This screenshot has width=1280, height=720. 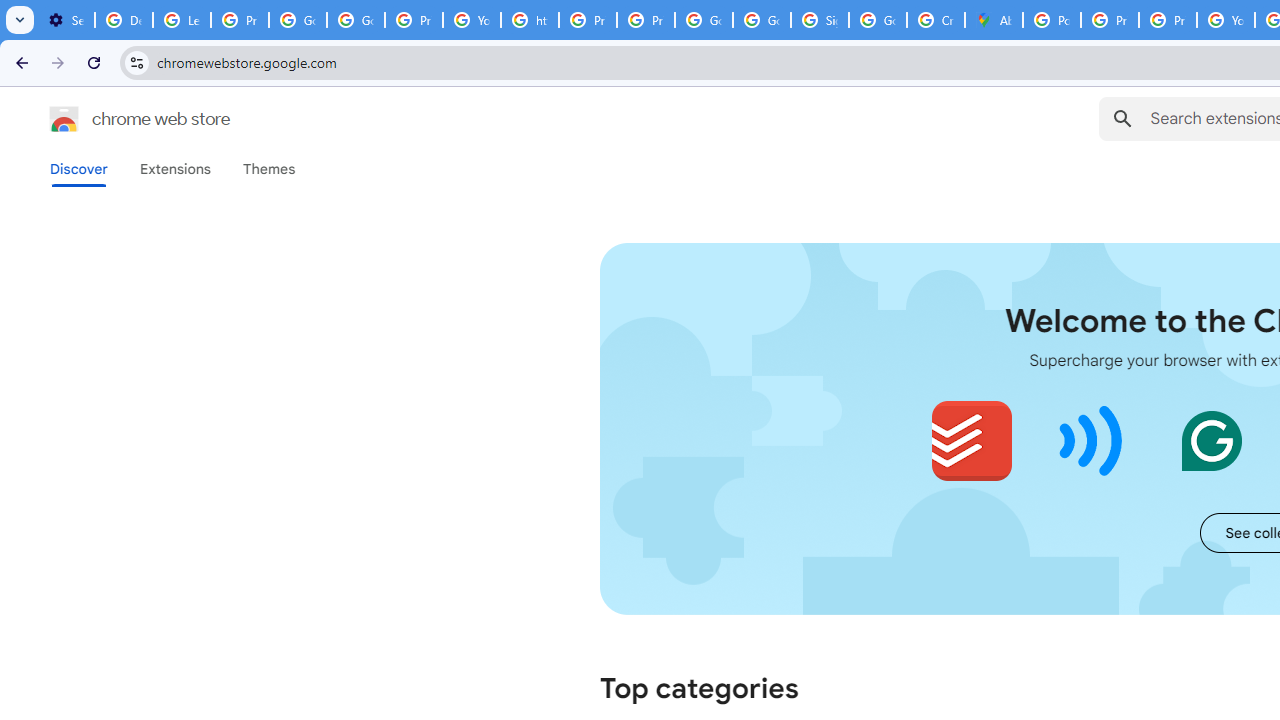 What do you see at coordinates (935, 20) in the screenshot?
I see `'Create your Google Account'` at bounding box center [935, 20].